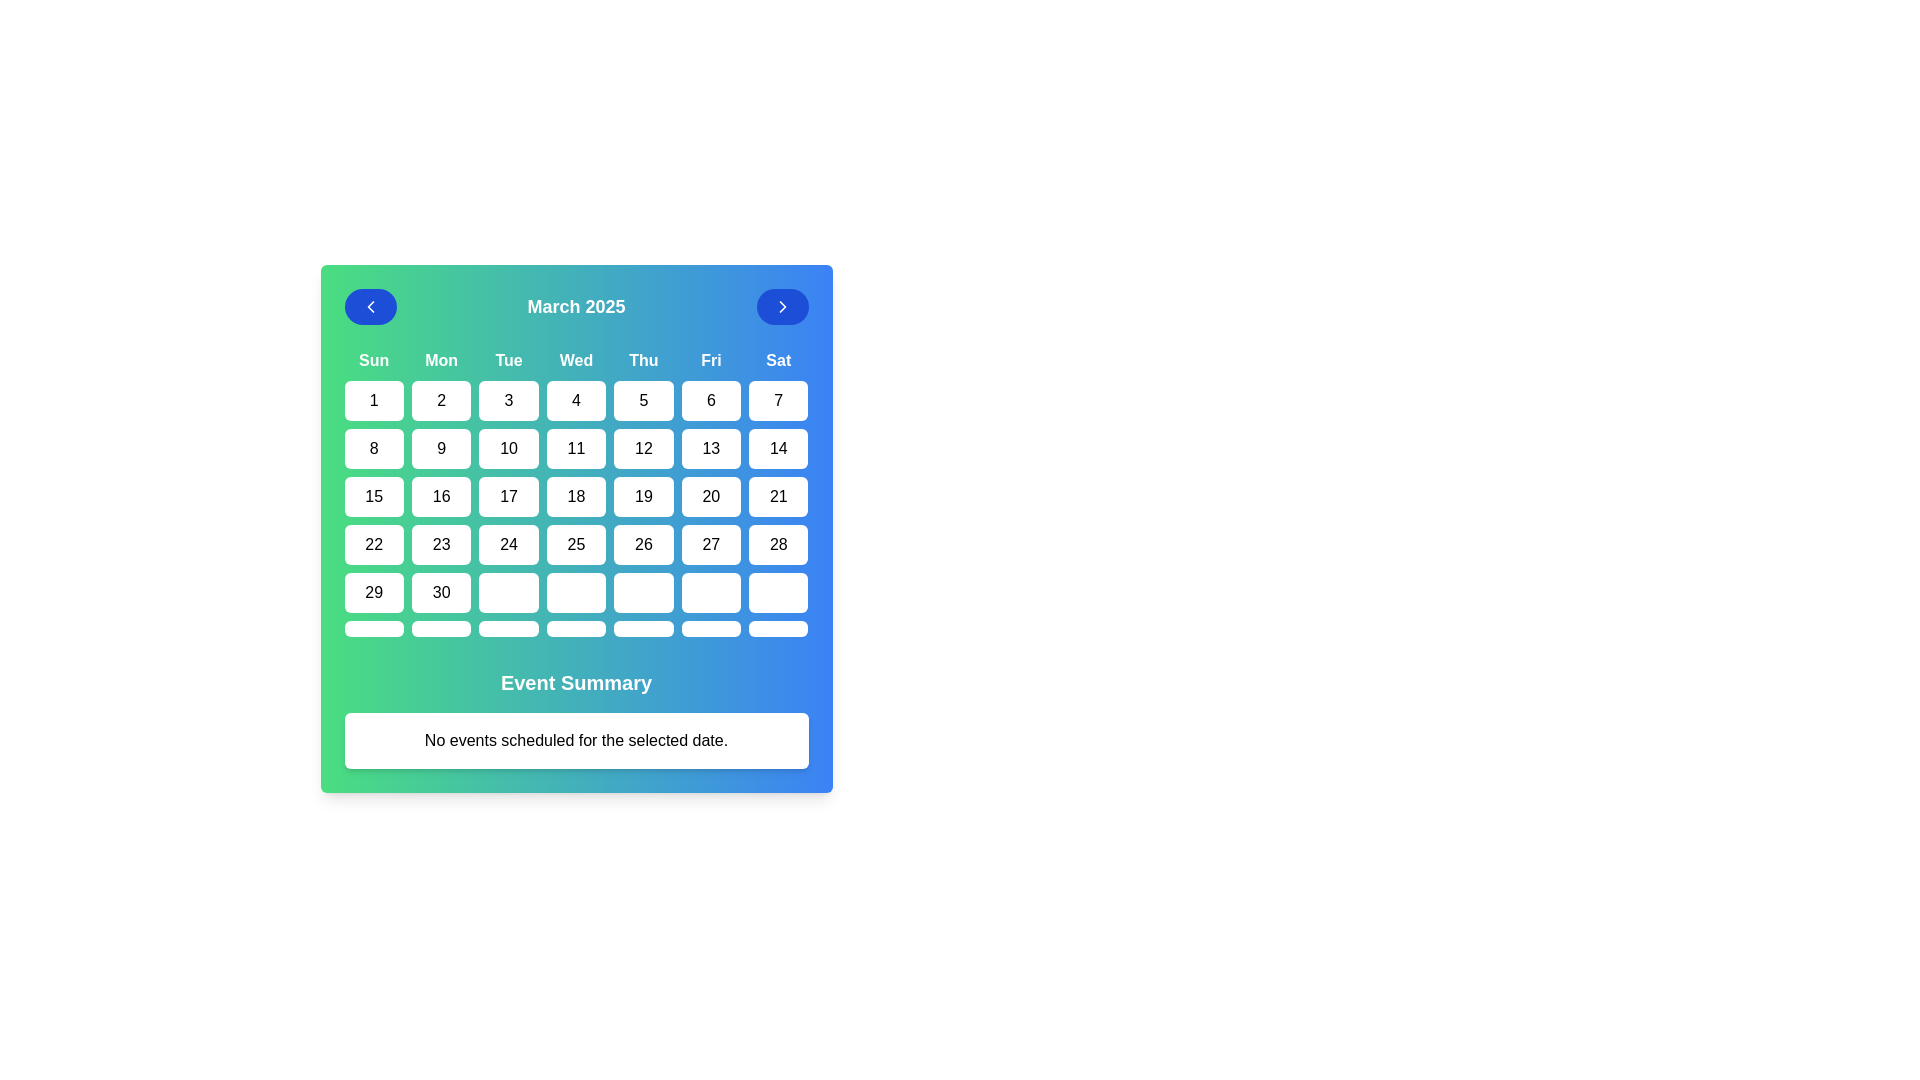 The image size is (1920, 1080). What do you see at coordinates (575, 740) in the screenshot?
I see `the text label that reads 'No events scheduled for the selected date.', which is located at the bottom of the interface beneath the calendar grid` at bounding box center [575, 740].